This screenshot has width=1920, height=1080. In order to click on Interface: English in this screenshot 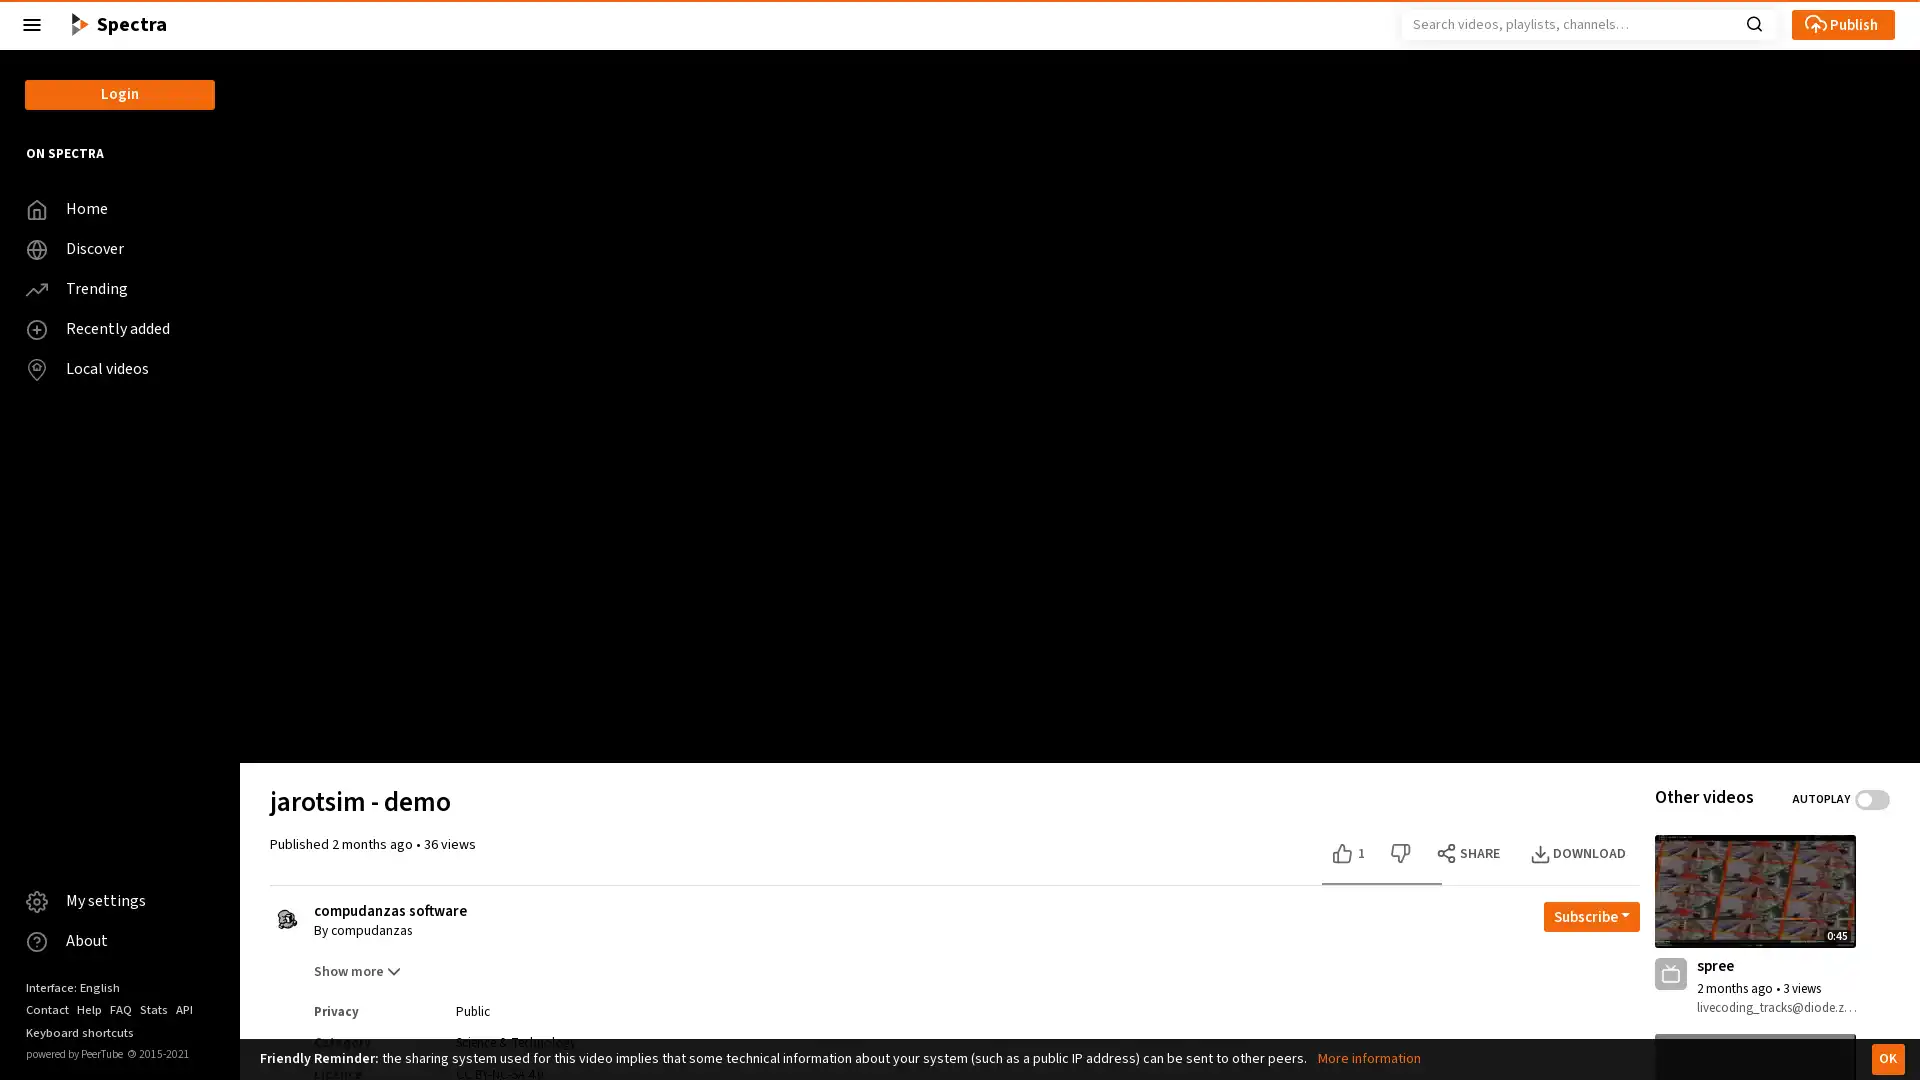, I will do `click(72, 986)`.